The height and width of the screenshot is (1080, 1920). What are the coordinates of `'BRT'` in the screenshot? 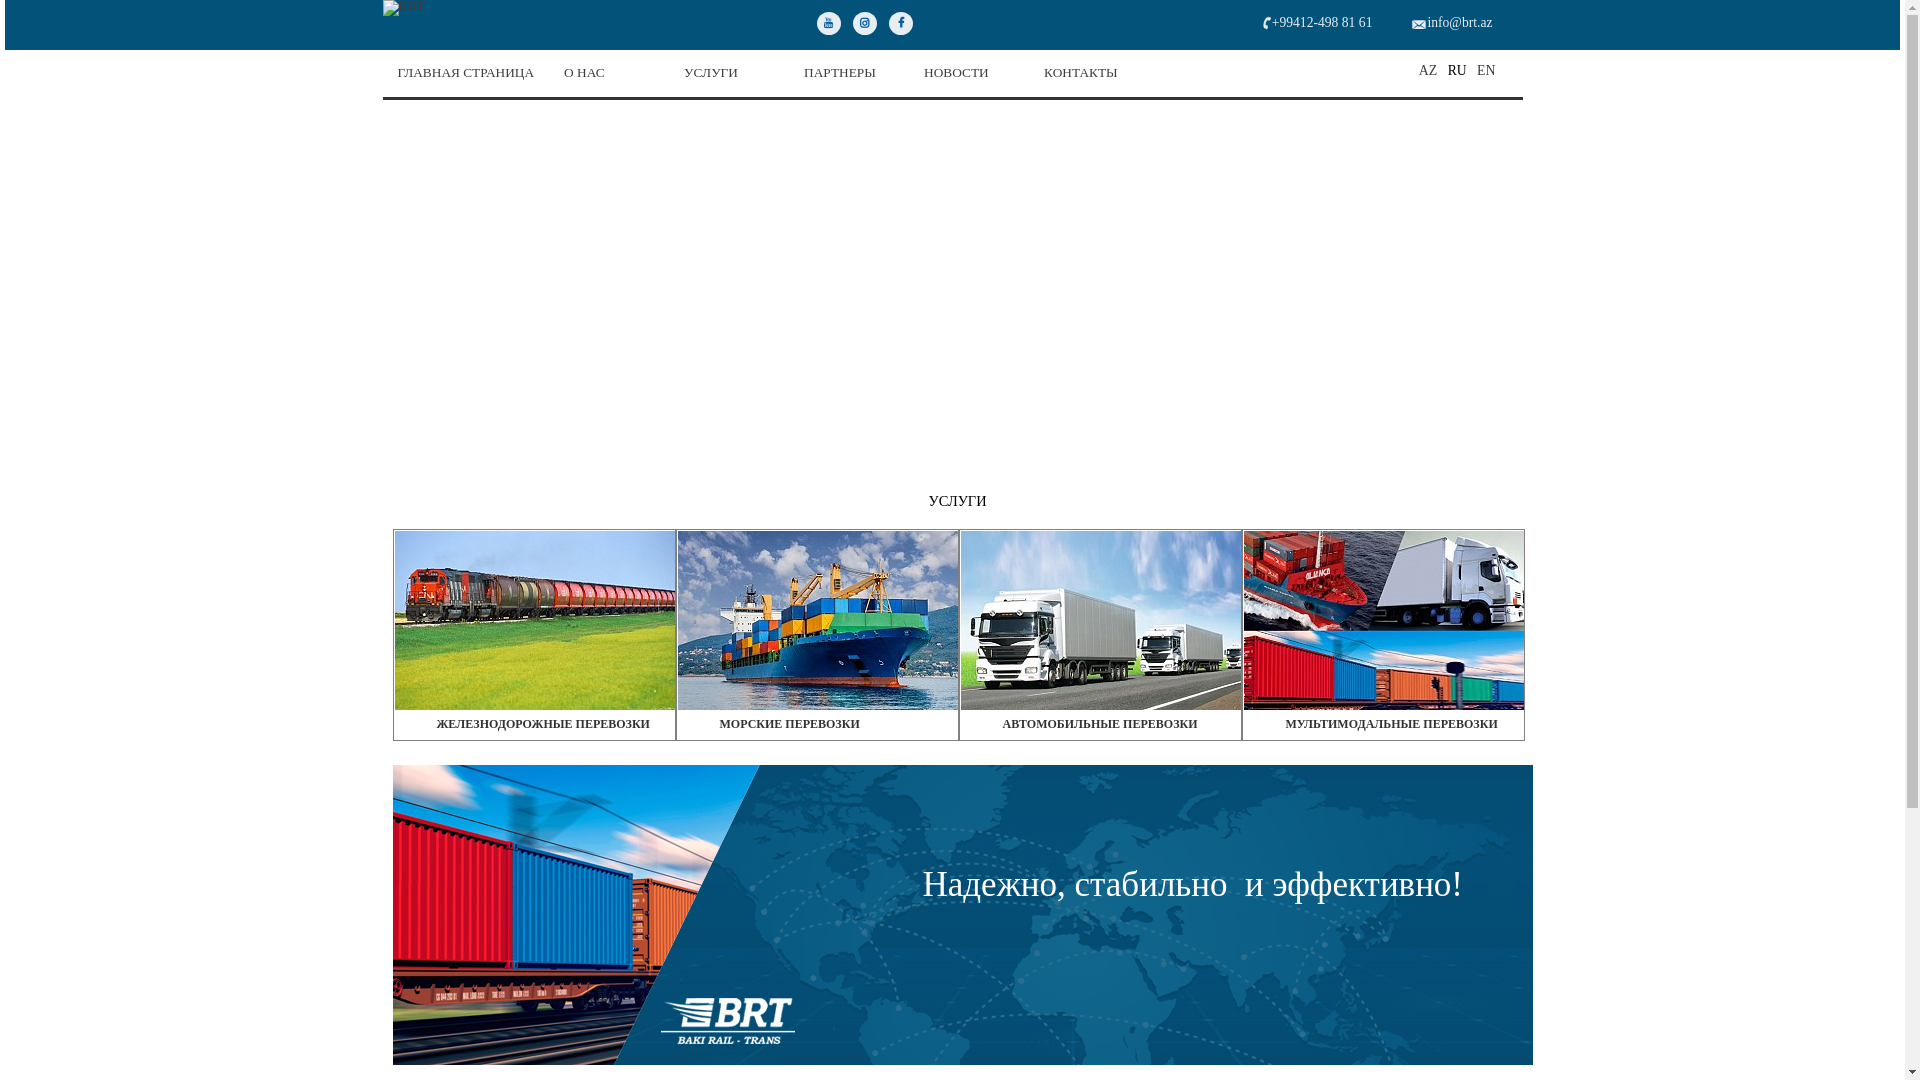 It's located at (402, 7).